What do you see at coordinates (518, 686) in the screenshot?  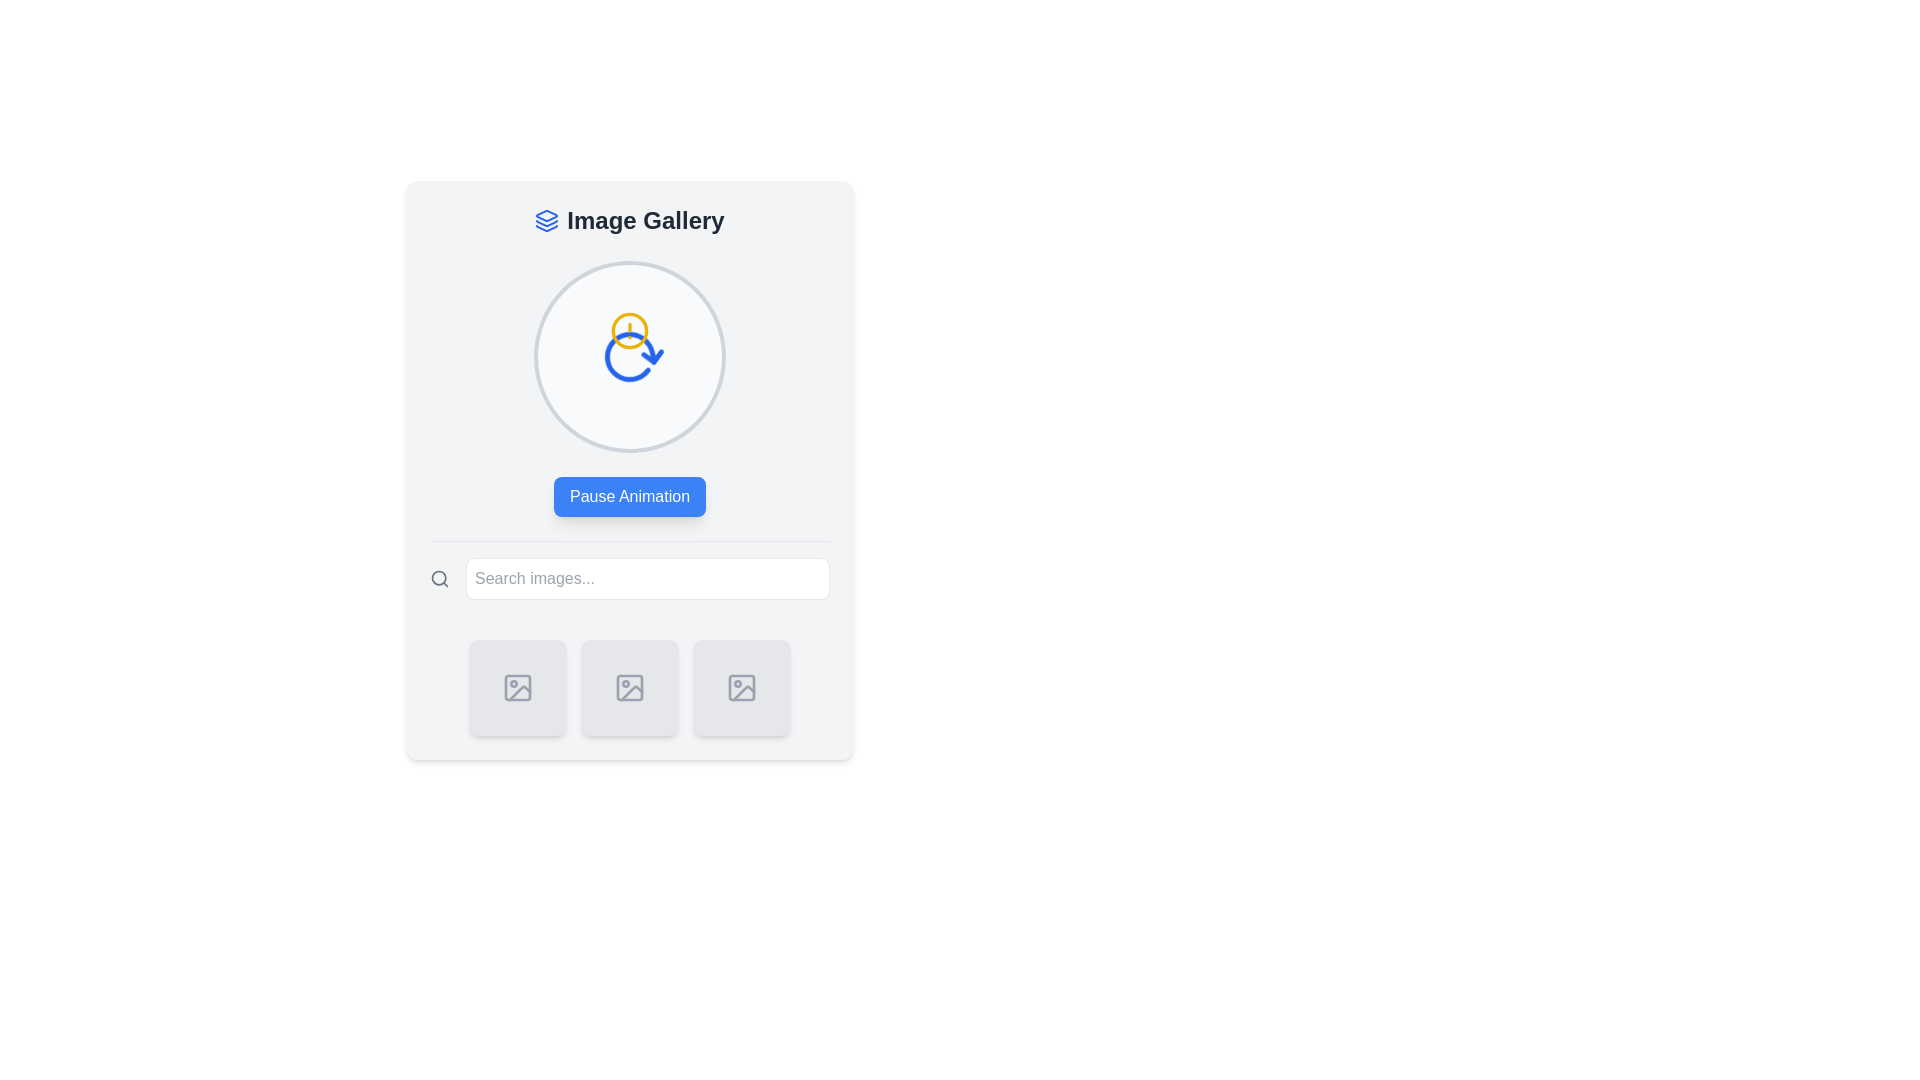 I see `the grayish rectangular button with rounded corners located at the bottom left of the grid layout` at bounding box center [518, 686].